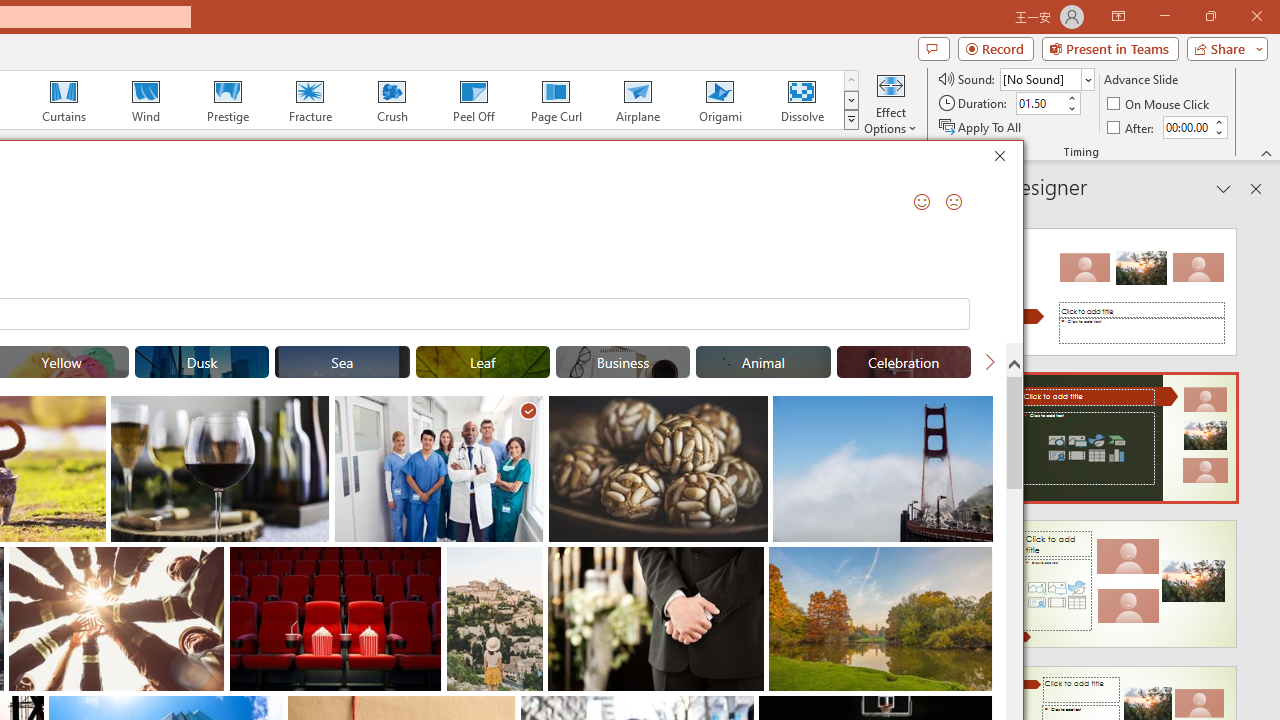 The image size is (1280, 720). I want to click on 'After', so click(1132, 127).